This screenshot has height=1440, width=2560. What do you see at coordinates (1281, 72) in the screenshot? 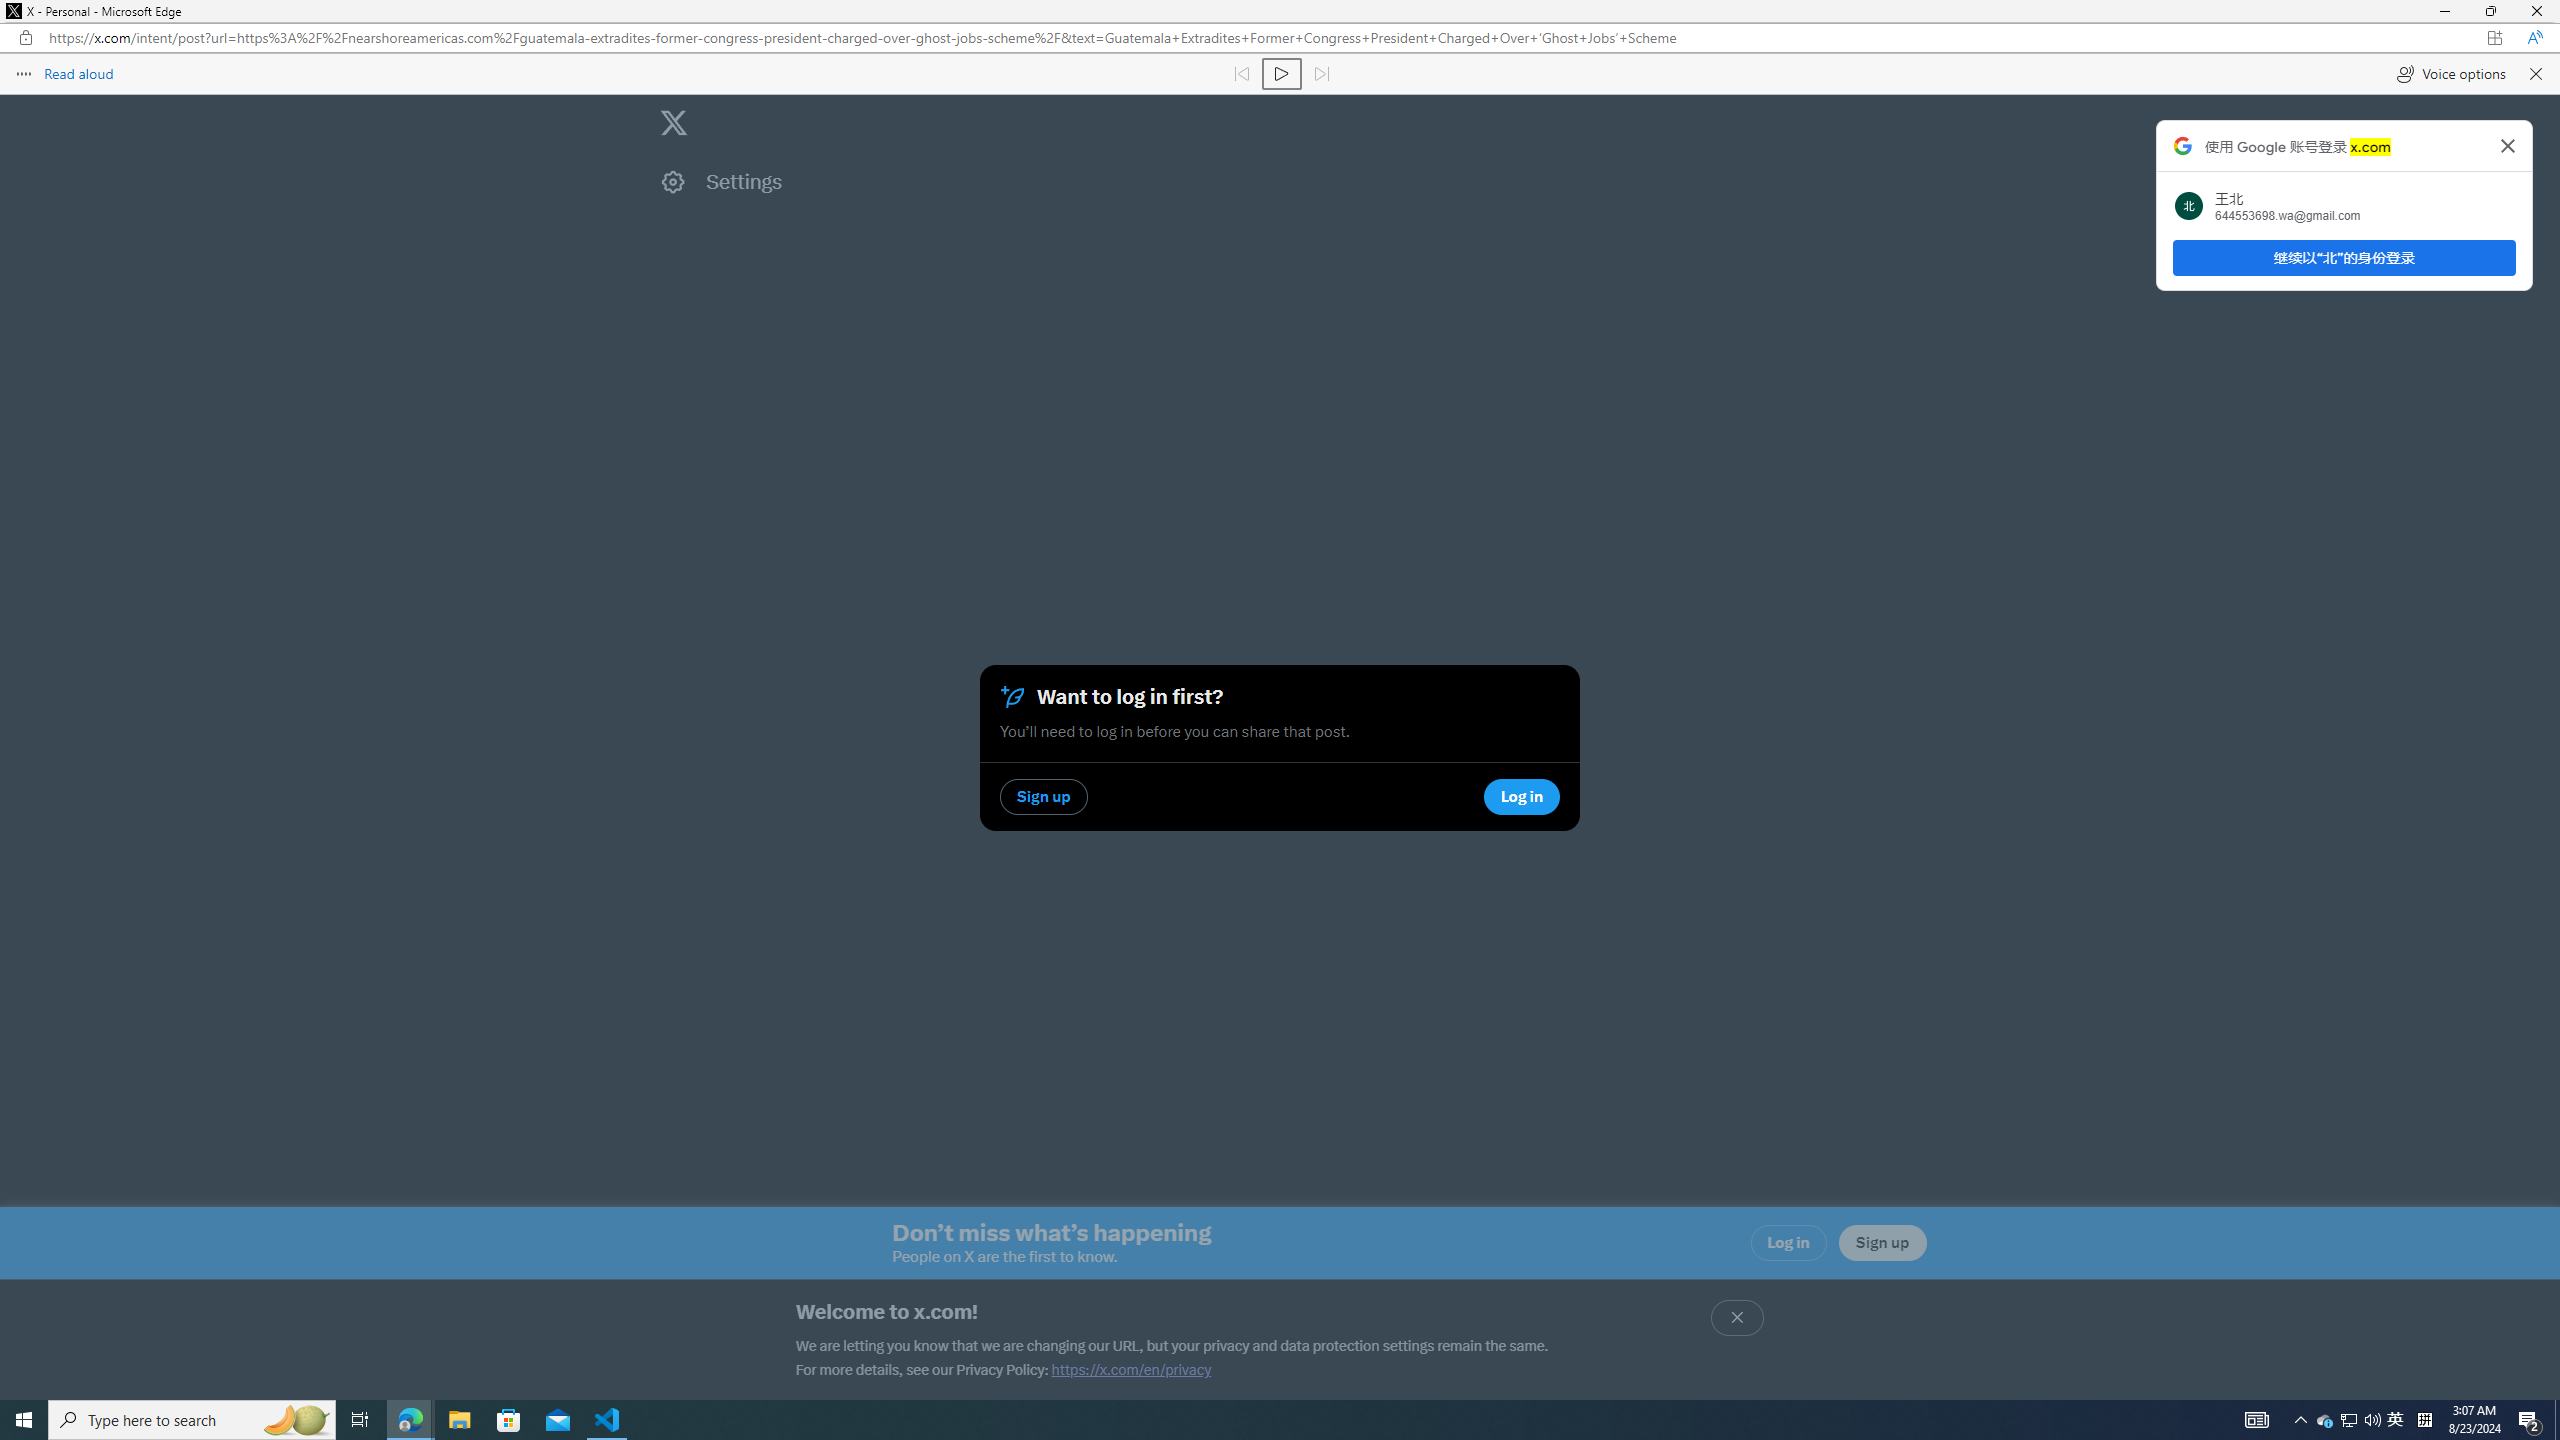
I see `'Continue to read aloud (Ctrl+Shift+U)'` at bounding box center [1281, 72].